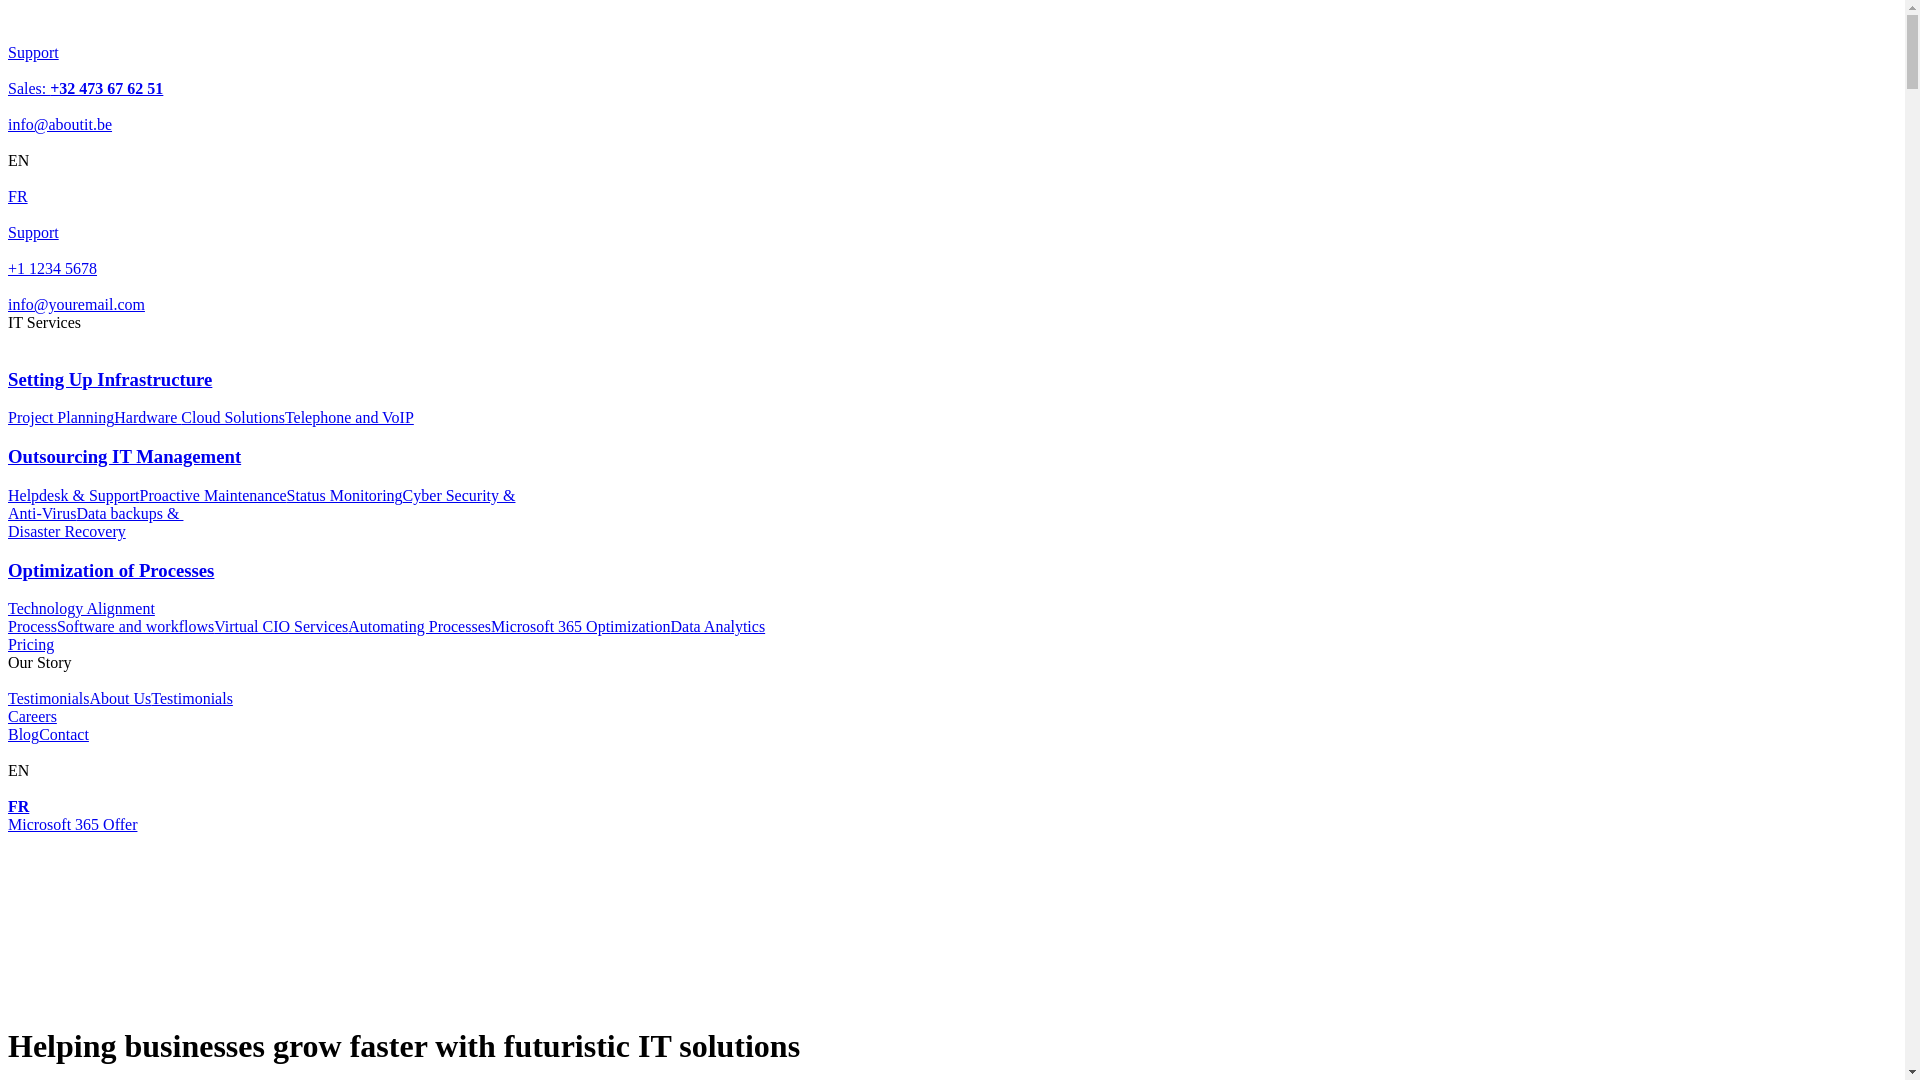 The image size is (1920, 1080). I want to click on 'Helpdesk & Support', so click(73, 495).